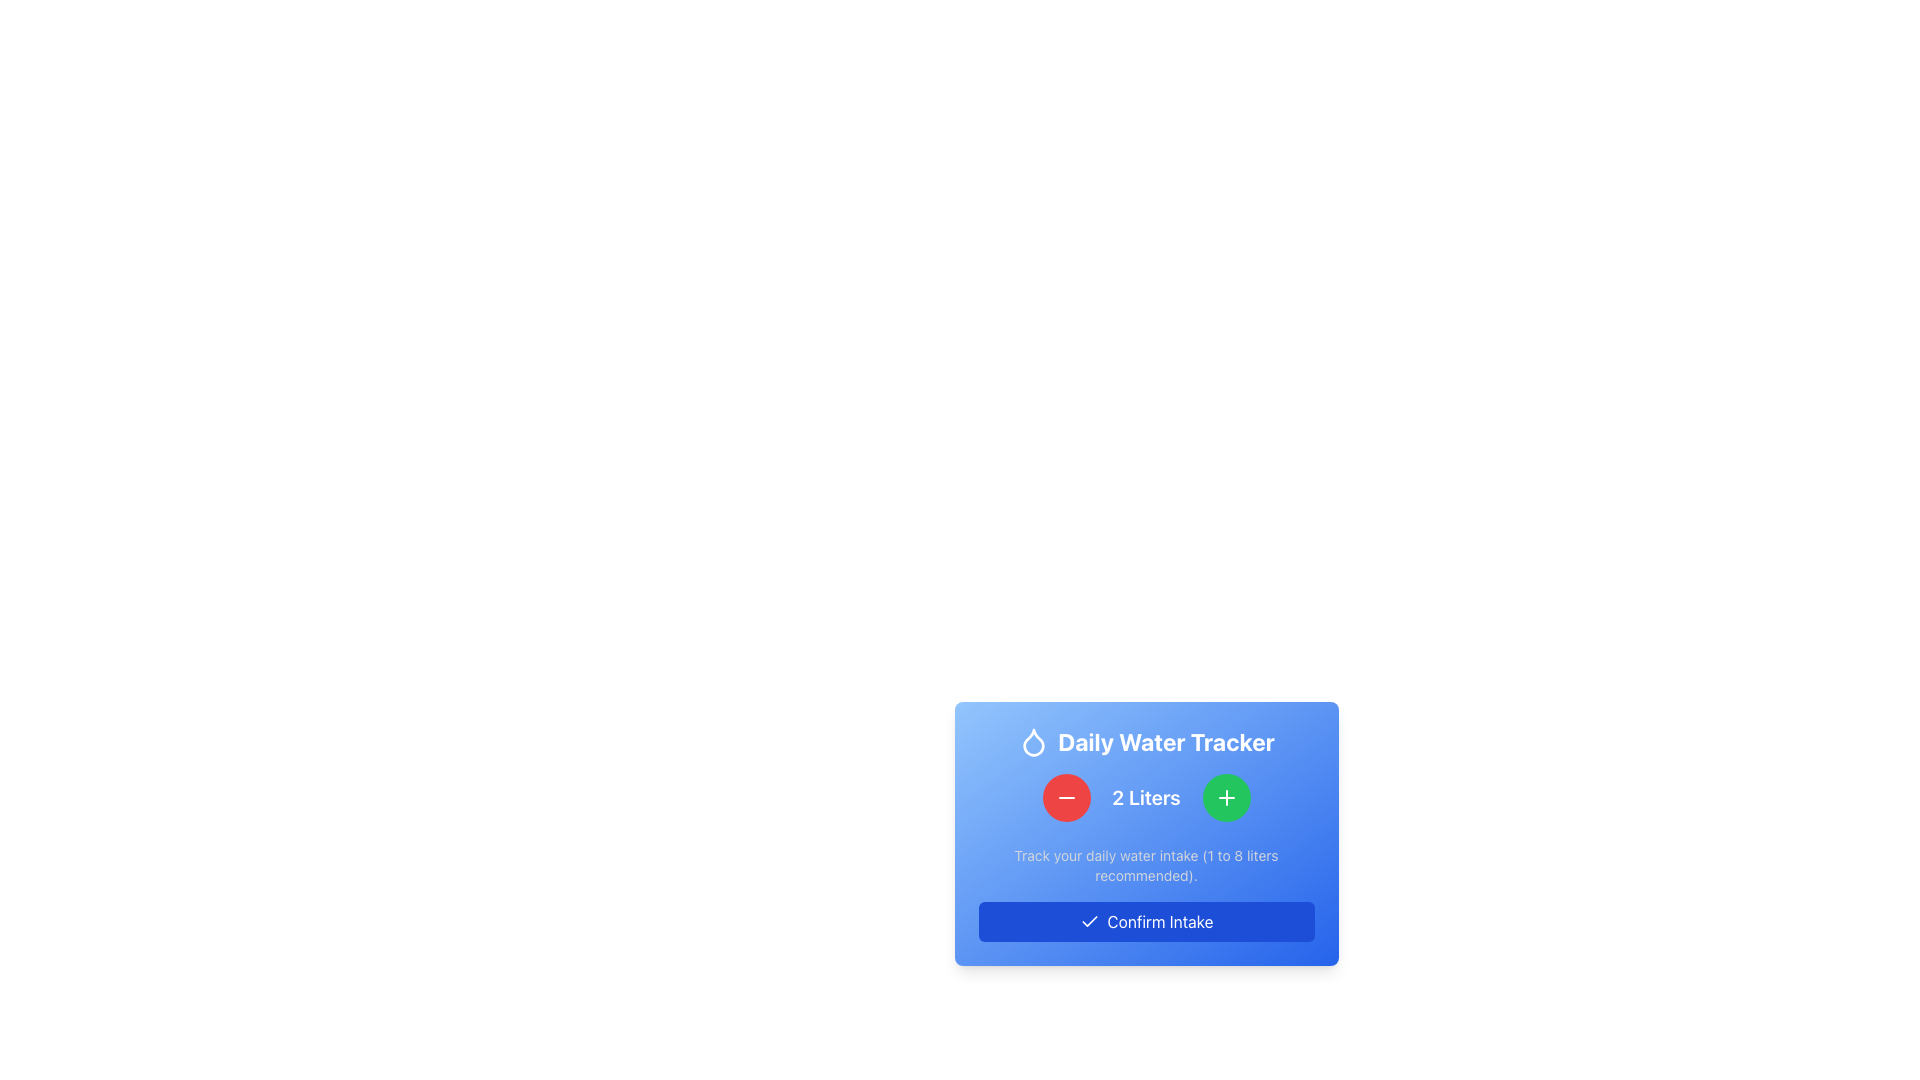 The image size is (1920, 1080). Describe the element at coordinates (1146, 741) in the screenshot. I see `the text label 'Daily Water Tracker', which is prominently displayed in bold, large white font against a gradient blue background at the top of its card UI component` at that location.